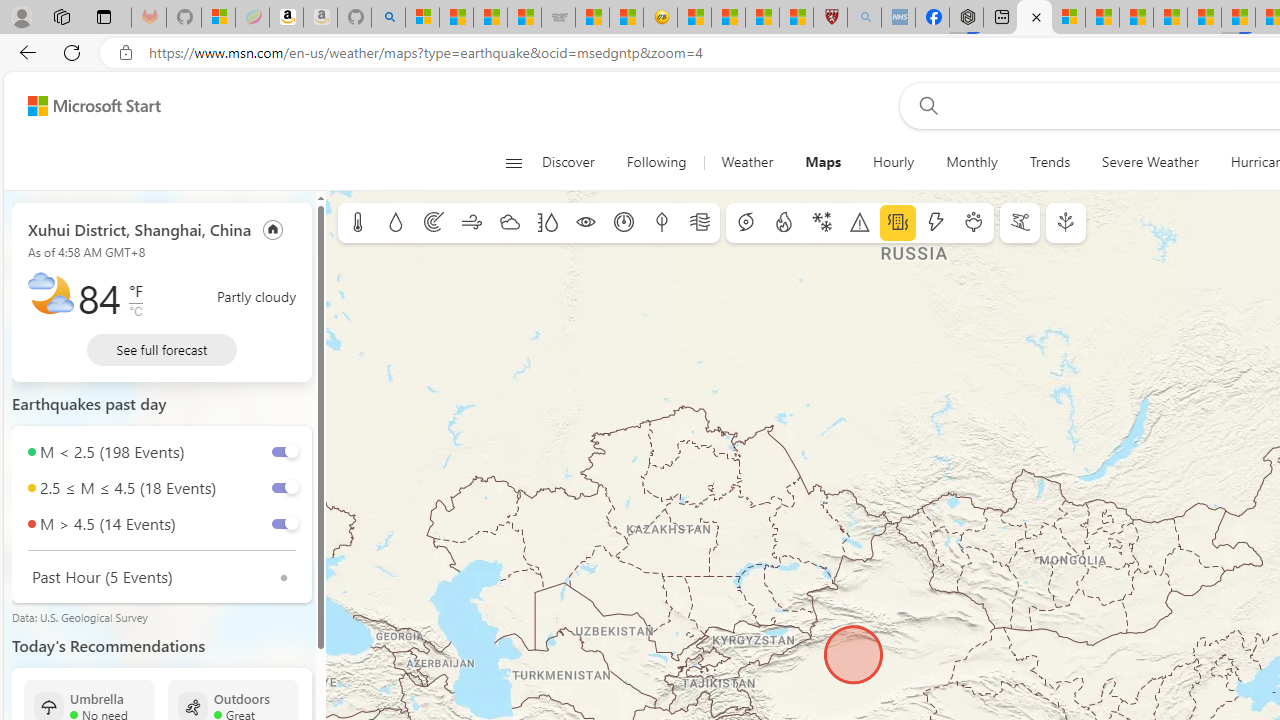 The image size is (1280, 720). Describe the element at coordinates (125, 52) in the screenshot. I see `'View site information'` at that location.